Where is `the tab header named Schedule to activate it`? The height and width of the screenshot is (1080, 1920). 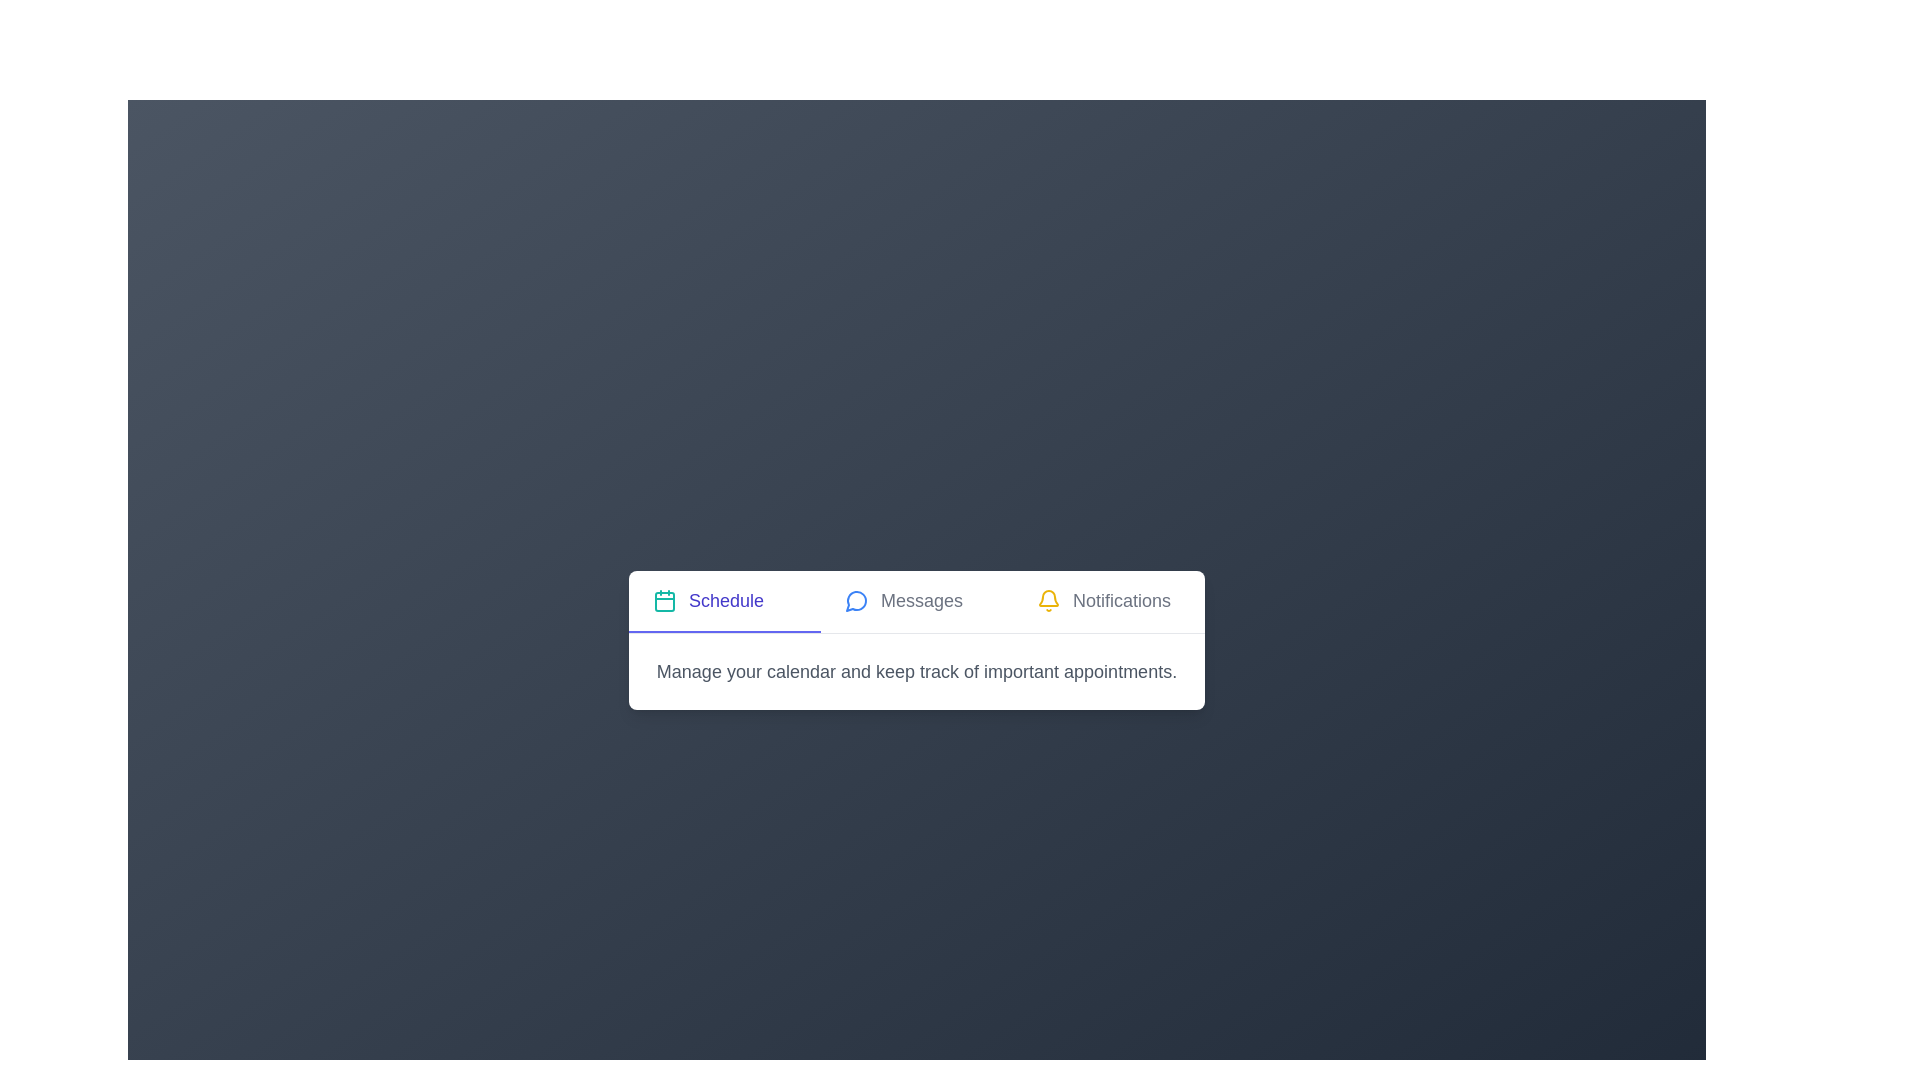 the tab header named Schedule to activate it is located at coordinates (723, 600).